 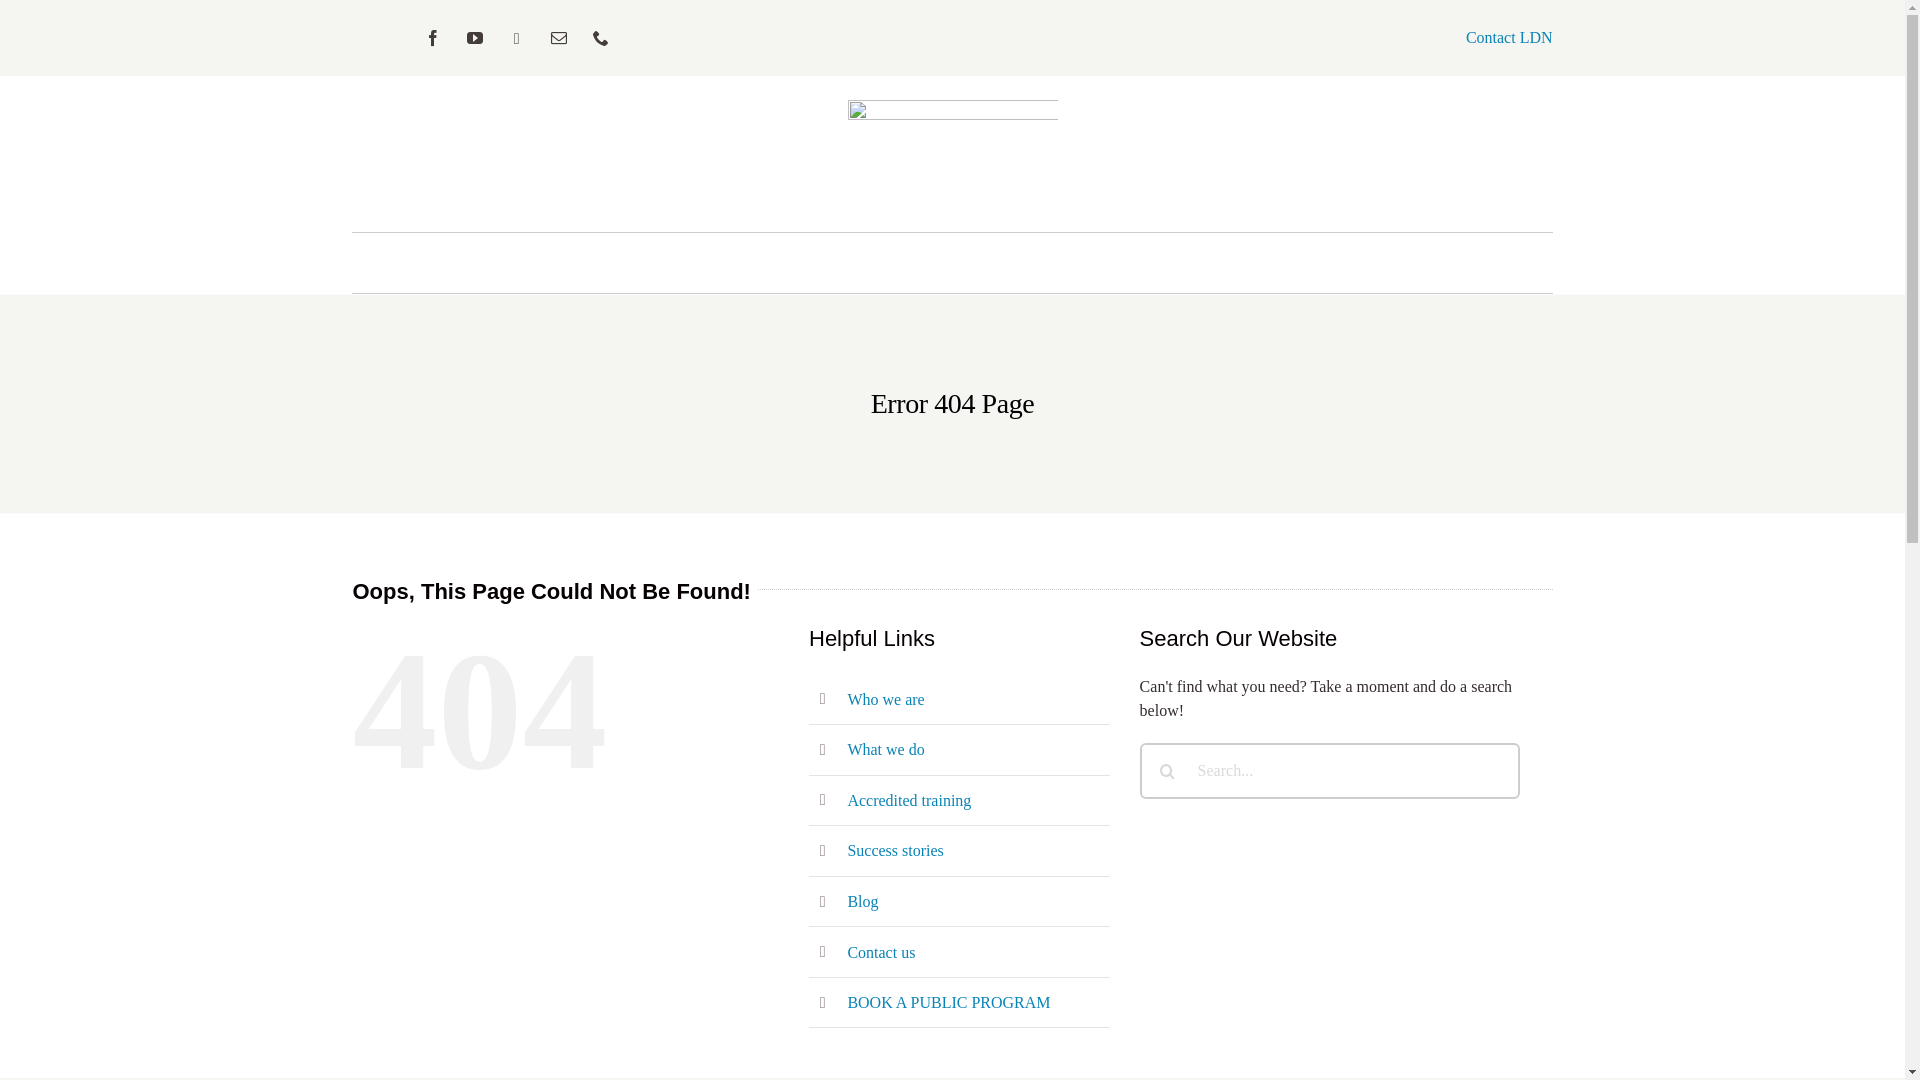 I want to click on 'Email', so click(x=558, y=38).